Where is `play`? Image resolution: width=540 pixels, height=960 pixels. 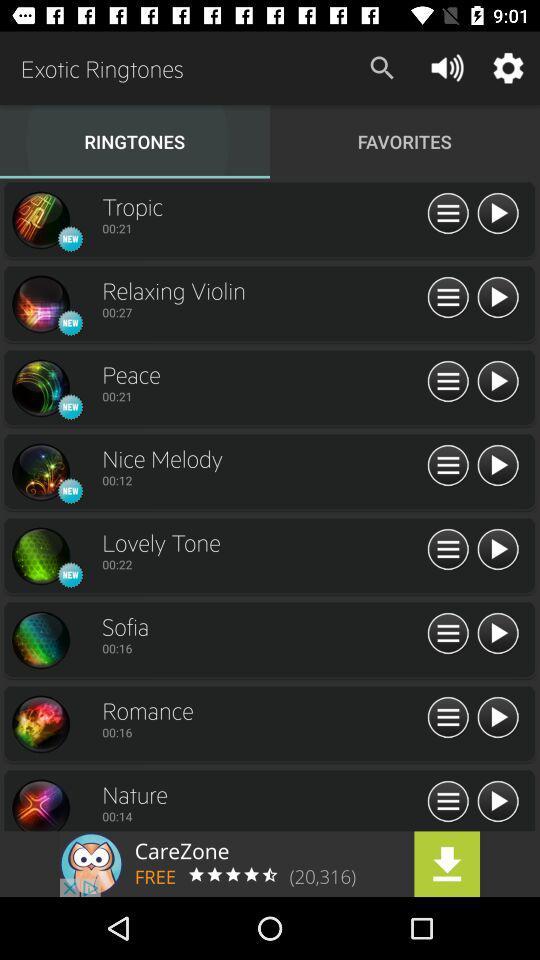
play is located at coordinates (496, 718).